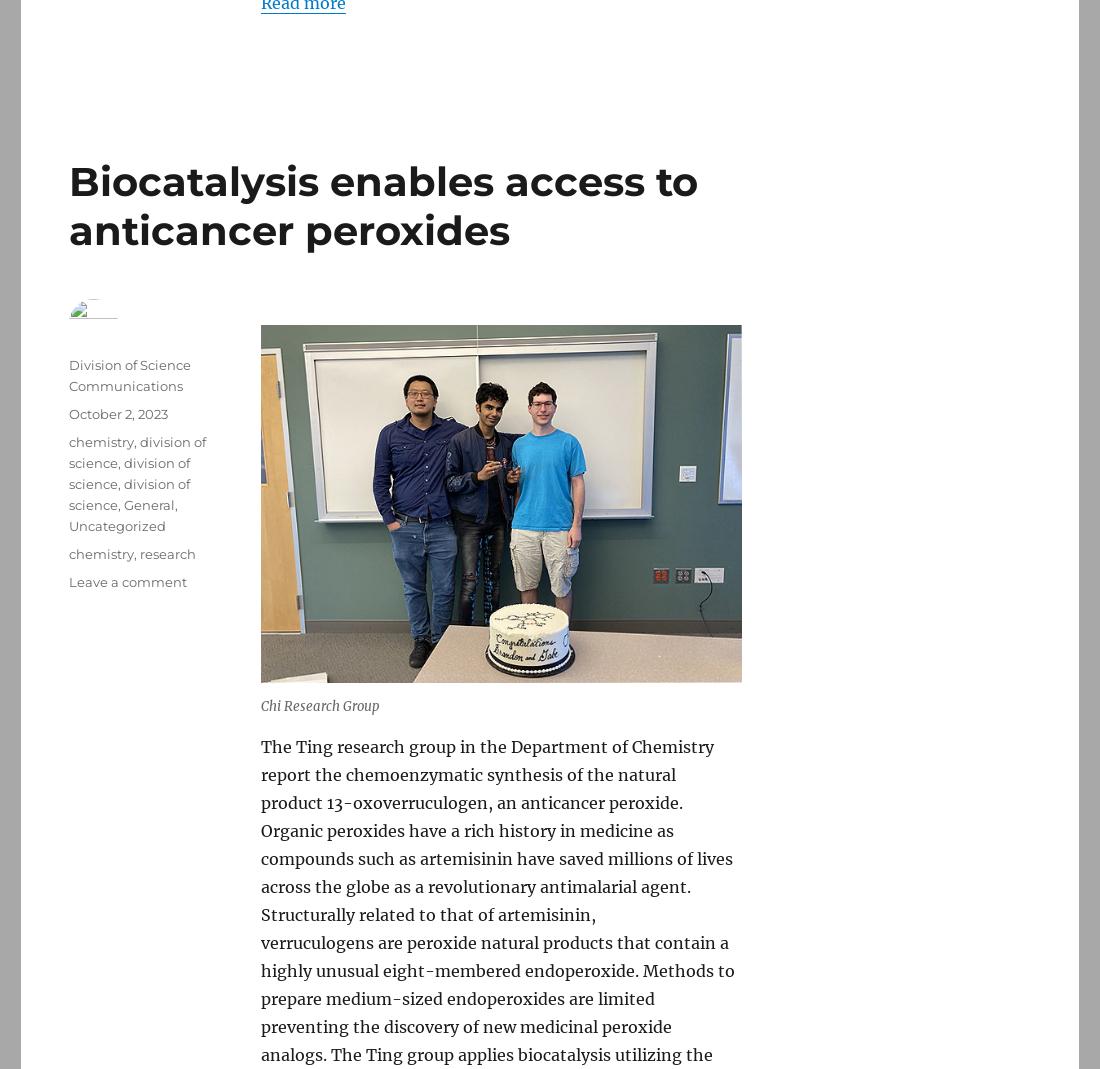 This screenshot has width=1100, height=1069. I want to click on 'Division of Science Communications', so click(130, 374).